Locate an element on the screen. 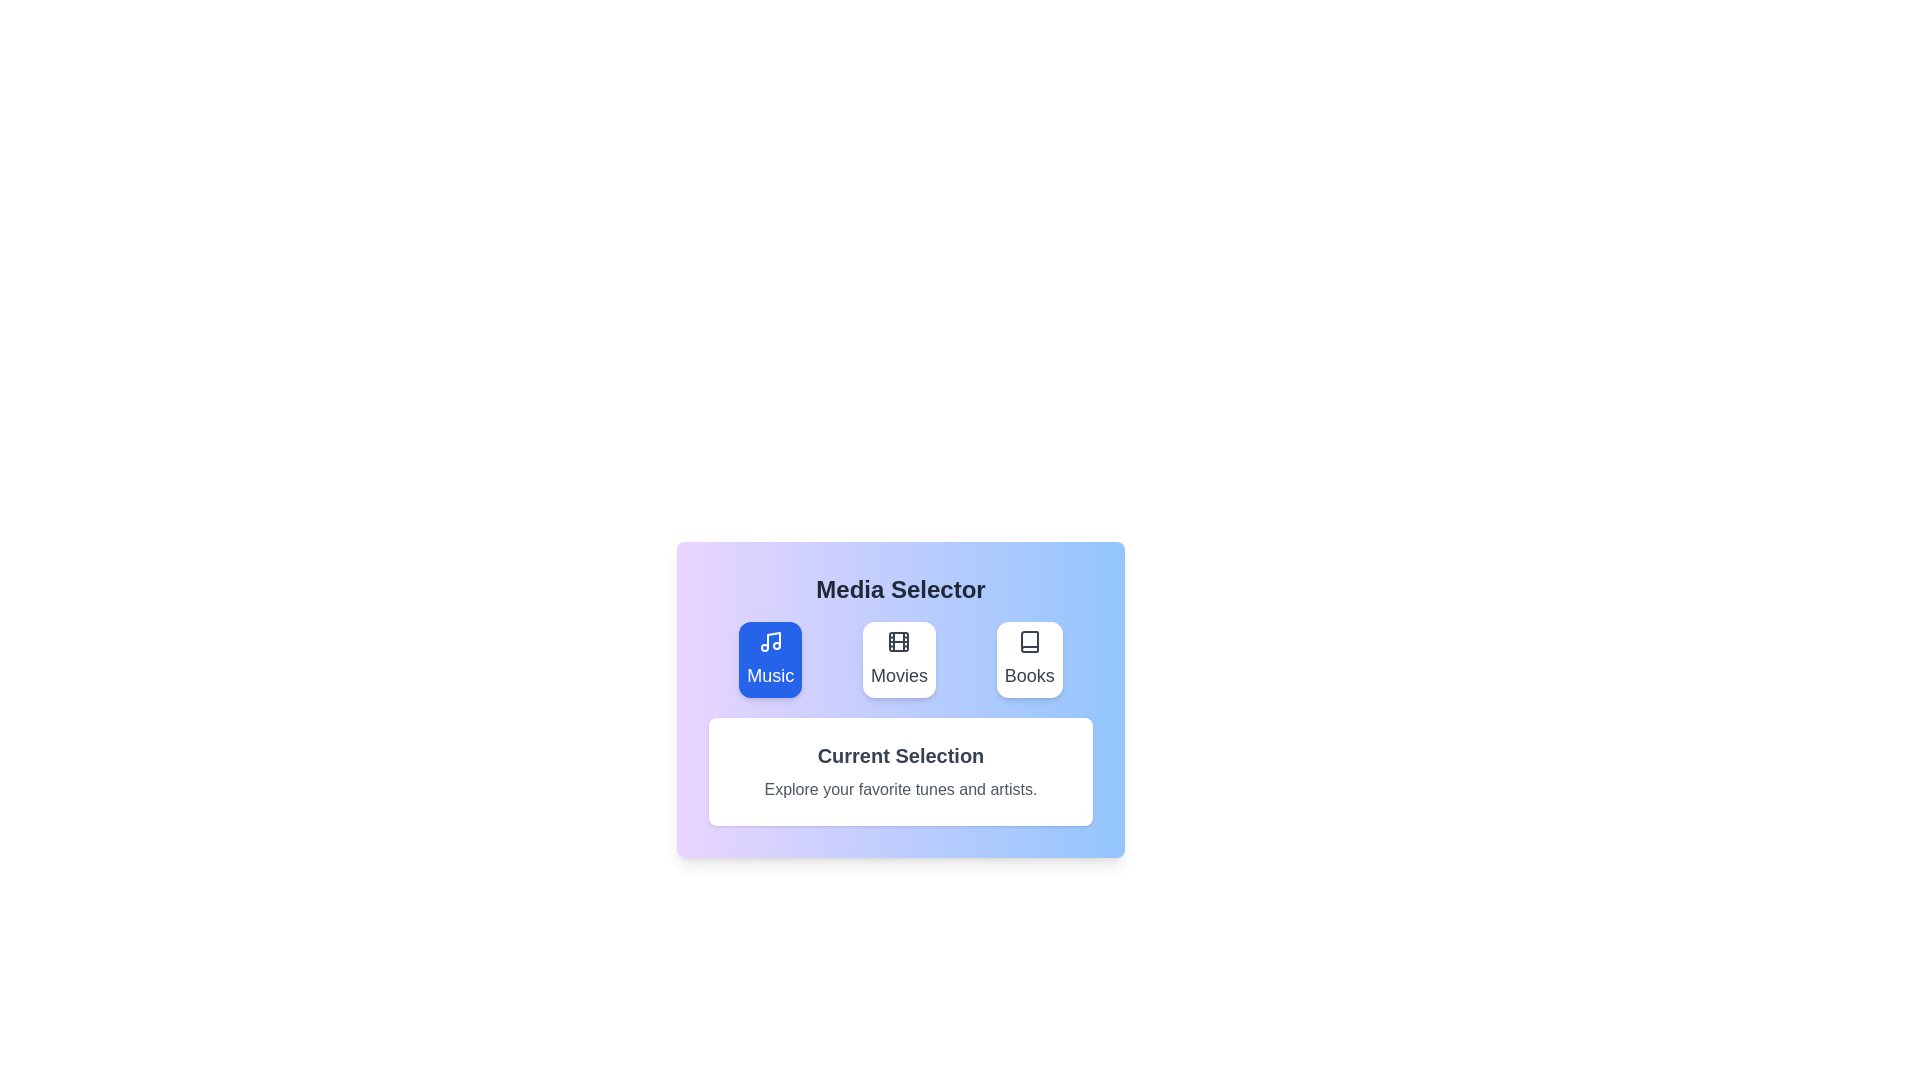 This screenshot has width=1920, height=1080. the 'Movies' icon, which is the second selectable option in the horizontal layout below the heading 'Media Selector' is located at coordinates (898, 641).